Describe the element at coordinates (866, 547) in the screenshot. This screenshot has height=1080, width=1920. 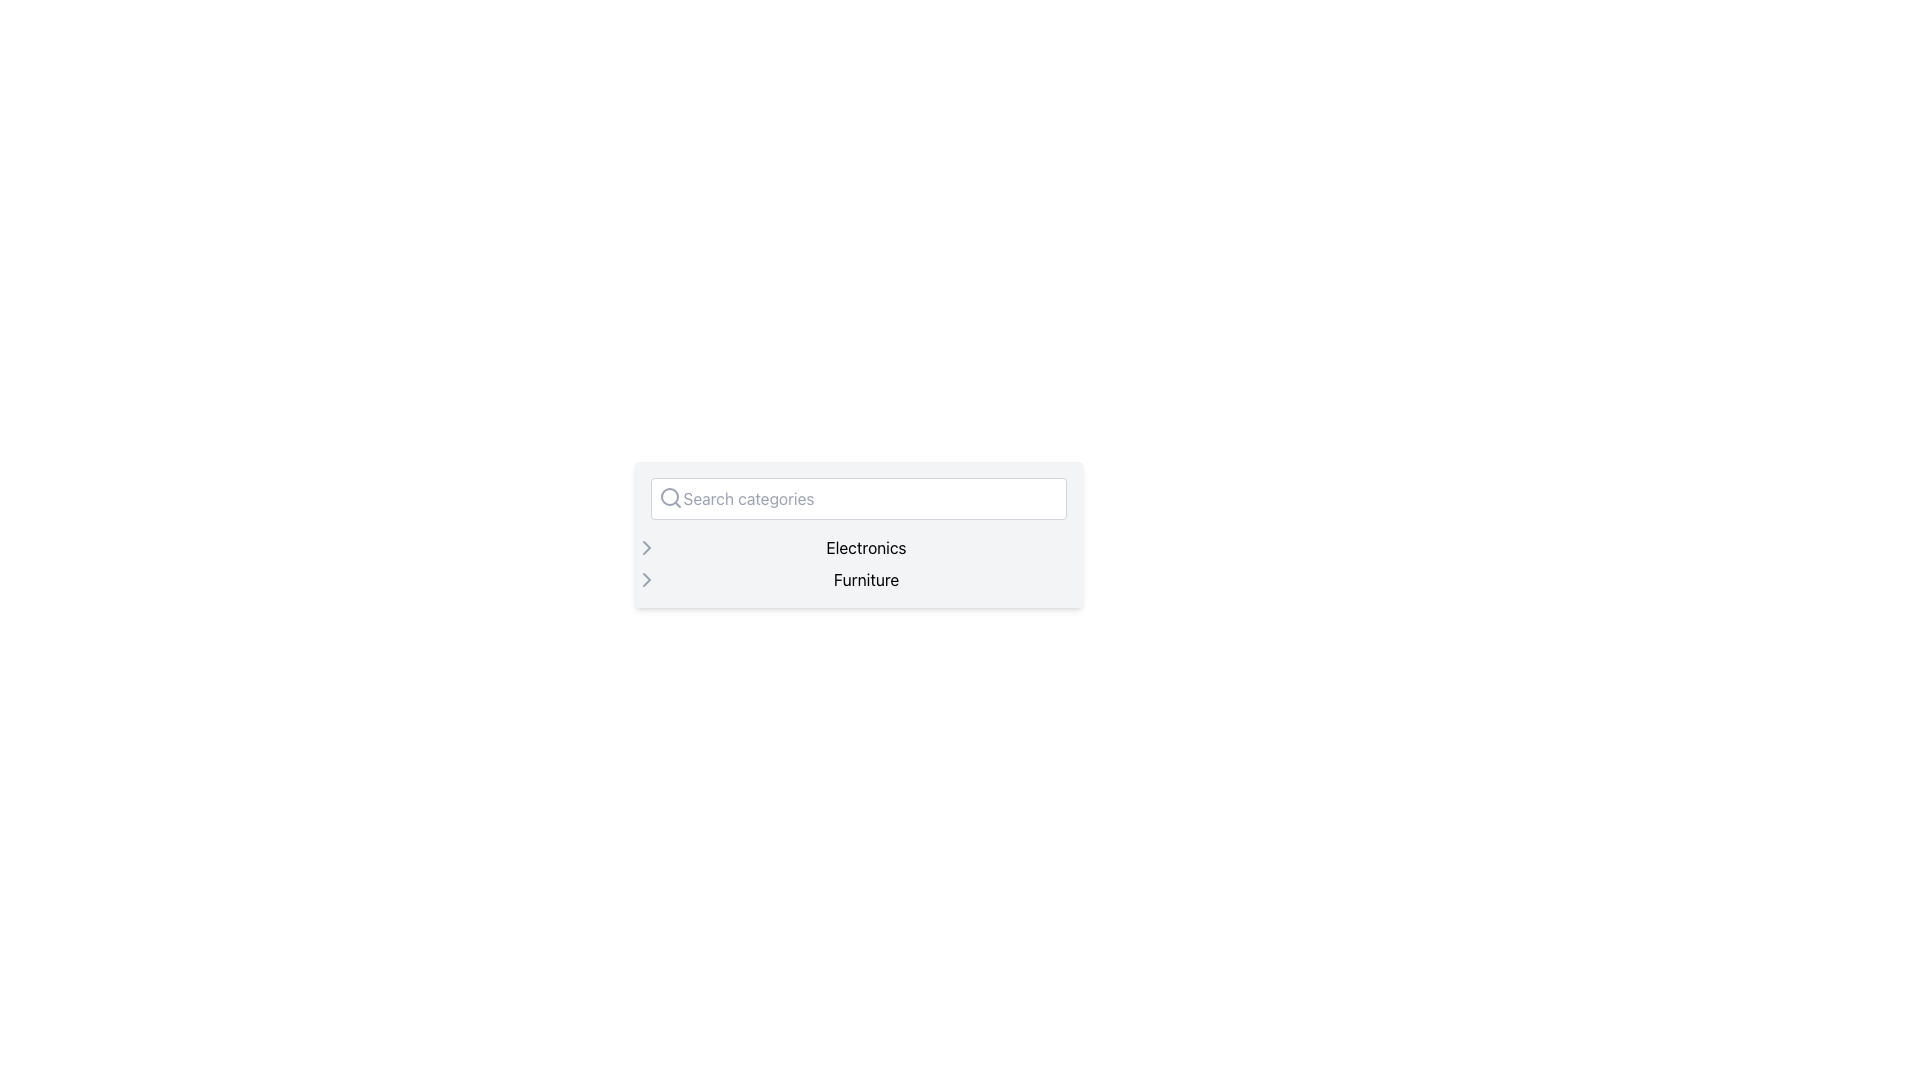
I see `the 'Electronics' category label in the menu to enable interaction` at that location.